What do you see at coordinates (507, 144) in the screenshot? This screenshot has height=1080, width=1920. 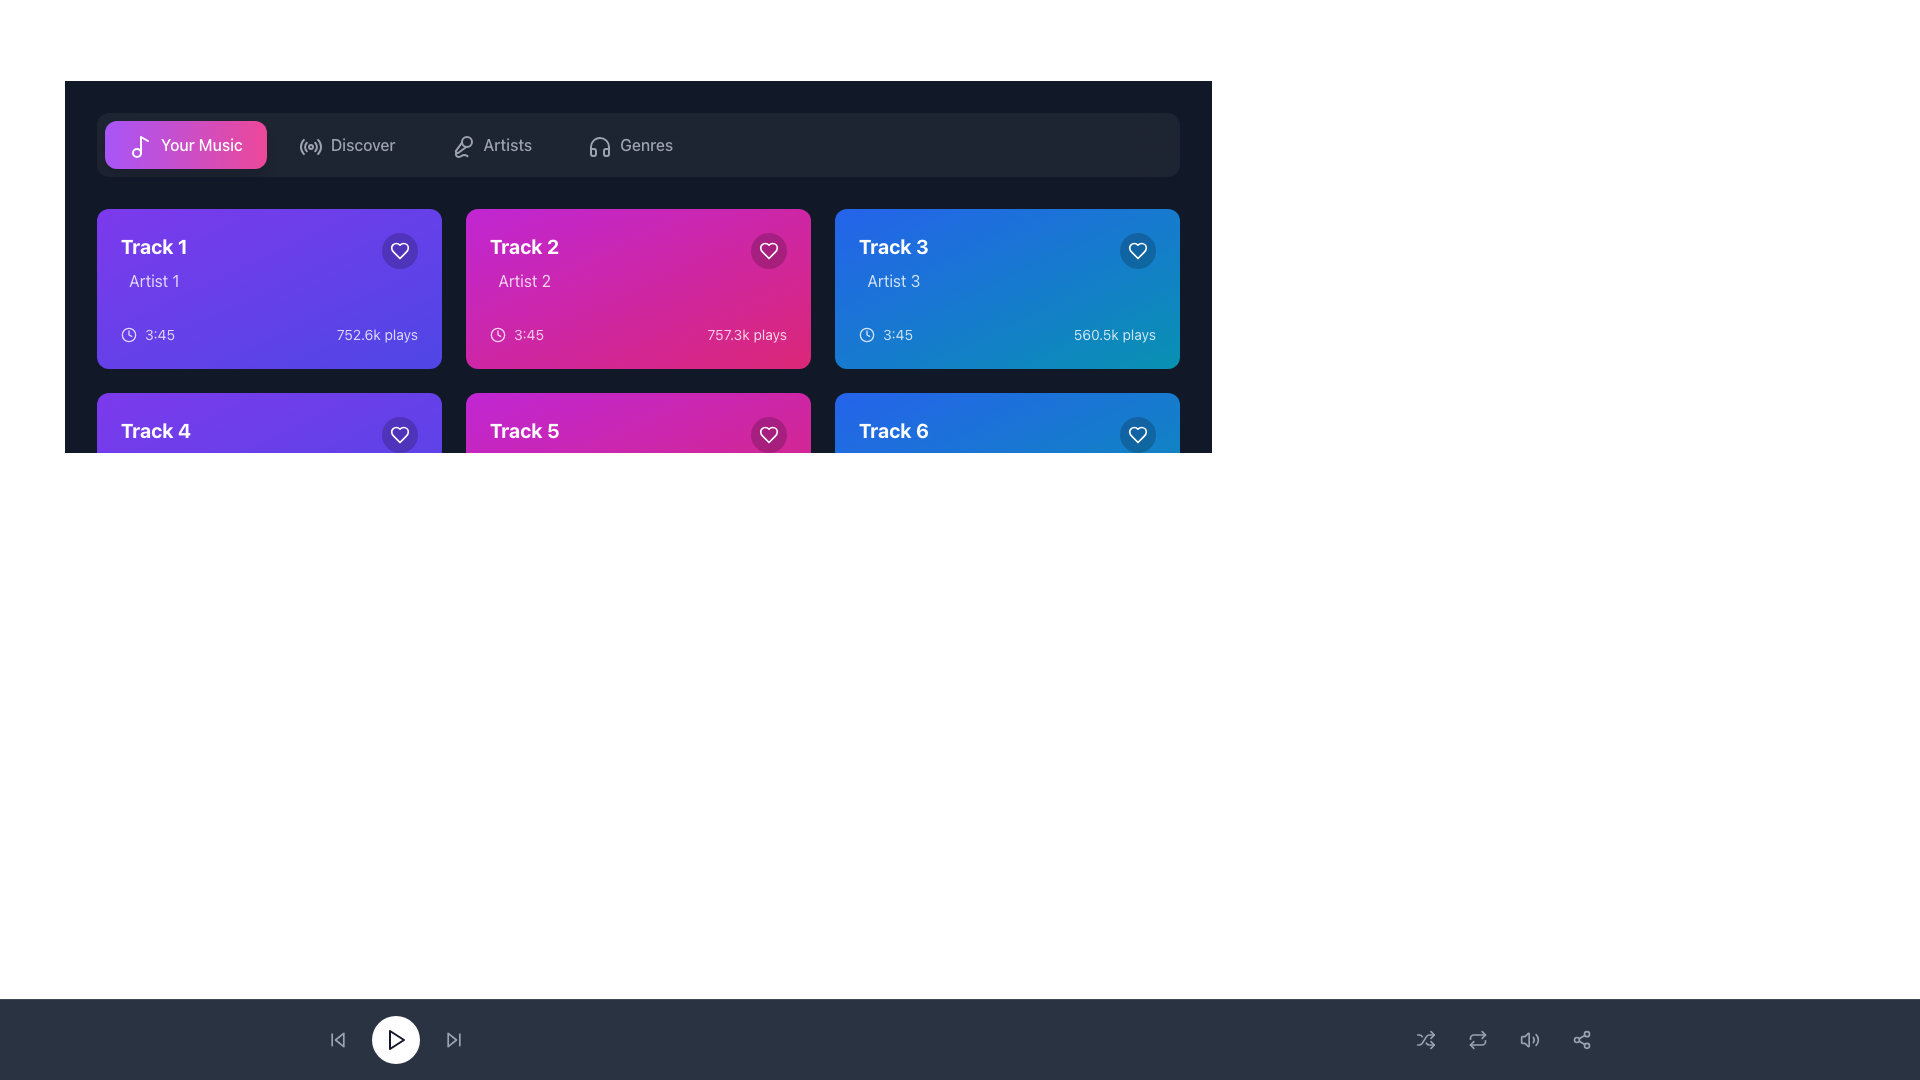 I see `the 'Artists' navigation button in the upper third of the interface` at bounding box center [507, 144].